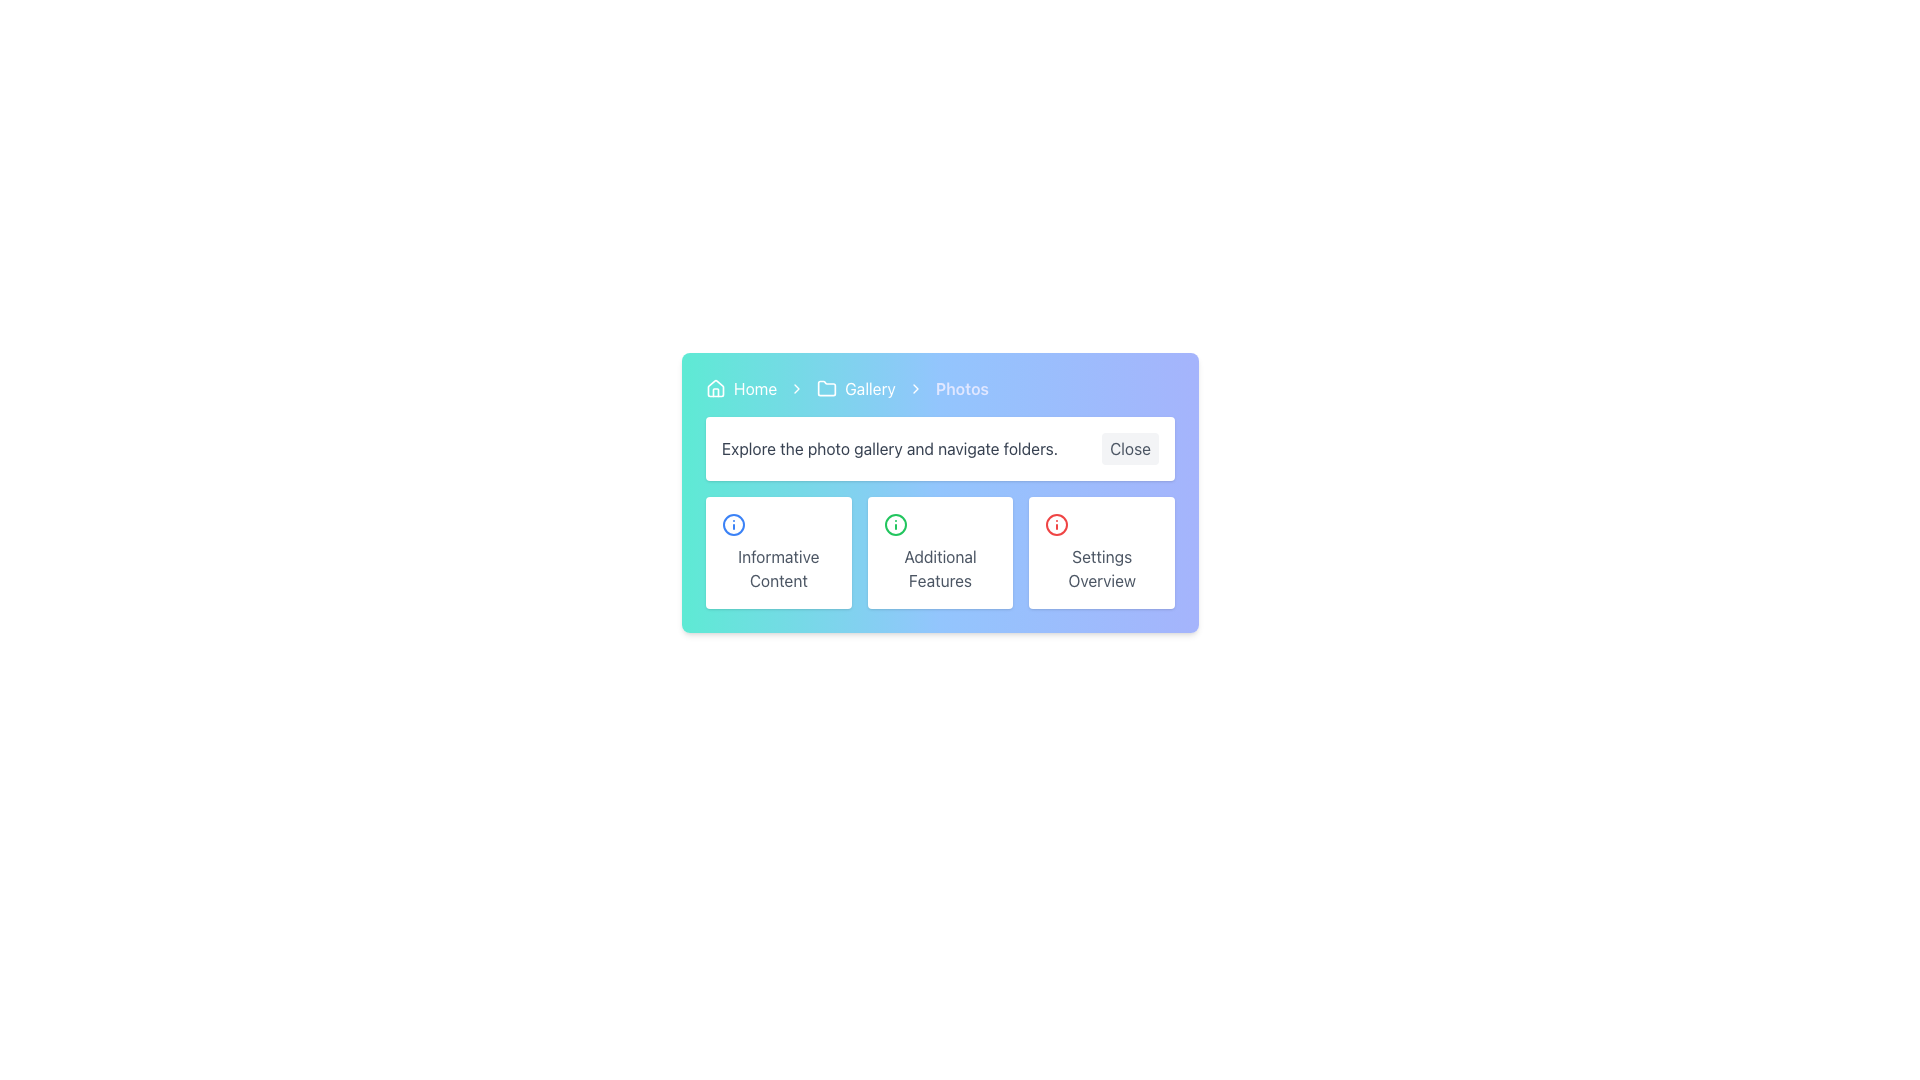  What do you see at coordinates (939, 569) in the screenshot?
I see `the 'Additional Features' text label, which is styled in gray and located within a white rounded rectangle under the green info icon` at bounding box center [939, 569].